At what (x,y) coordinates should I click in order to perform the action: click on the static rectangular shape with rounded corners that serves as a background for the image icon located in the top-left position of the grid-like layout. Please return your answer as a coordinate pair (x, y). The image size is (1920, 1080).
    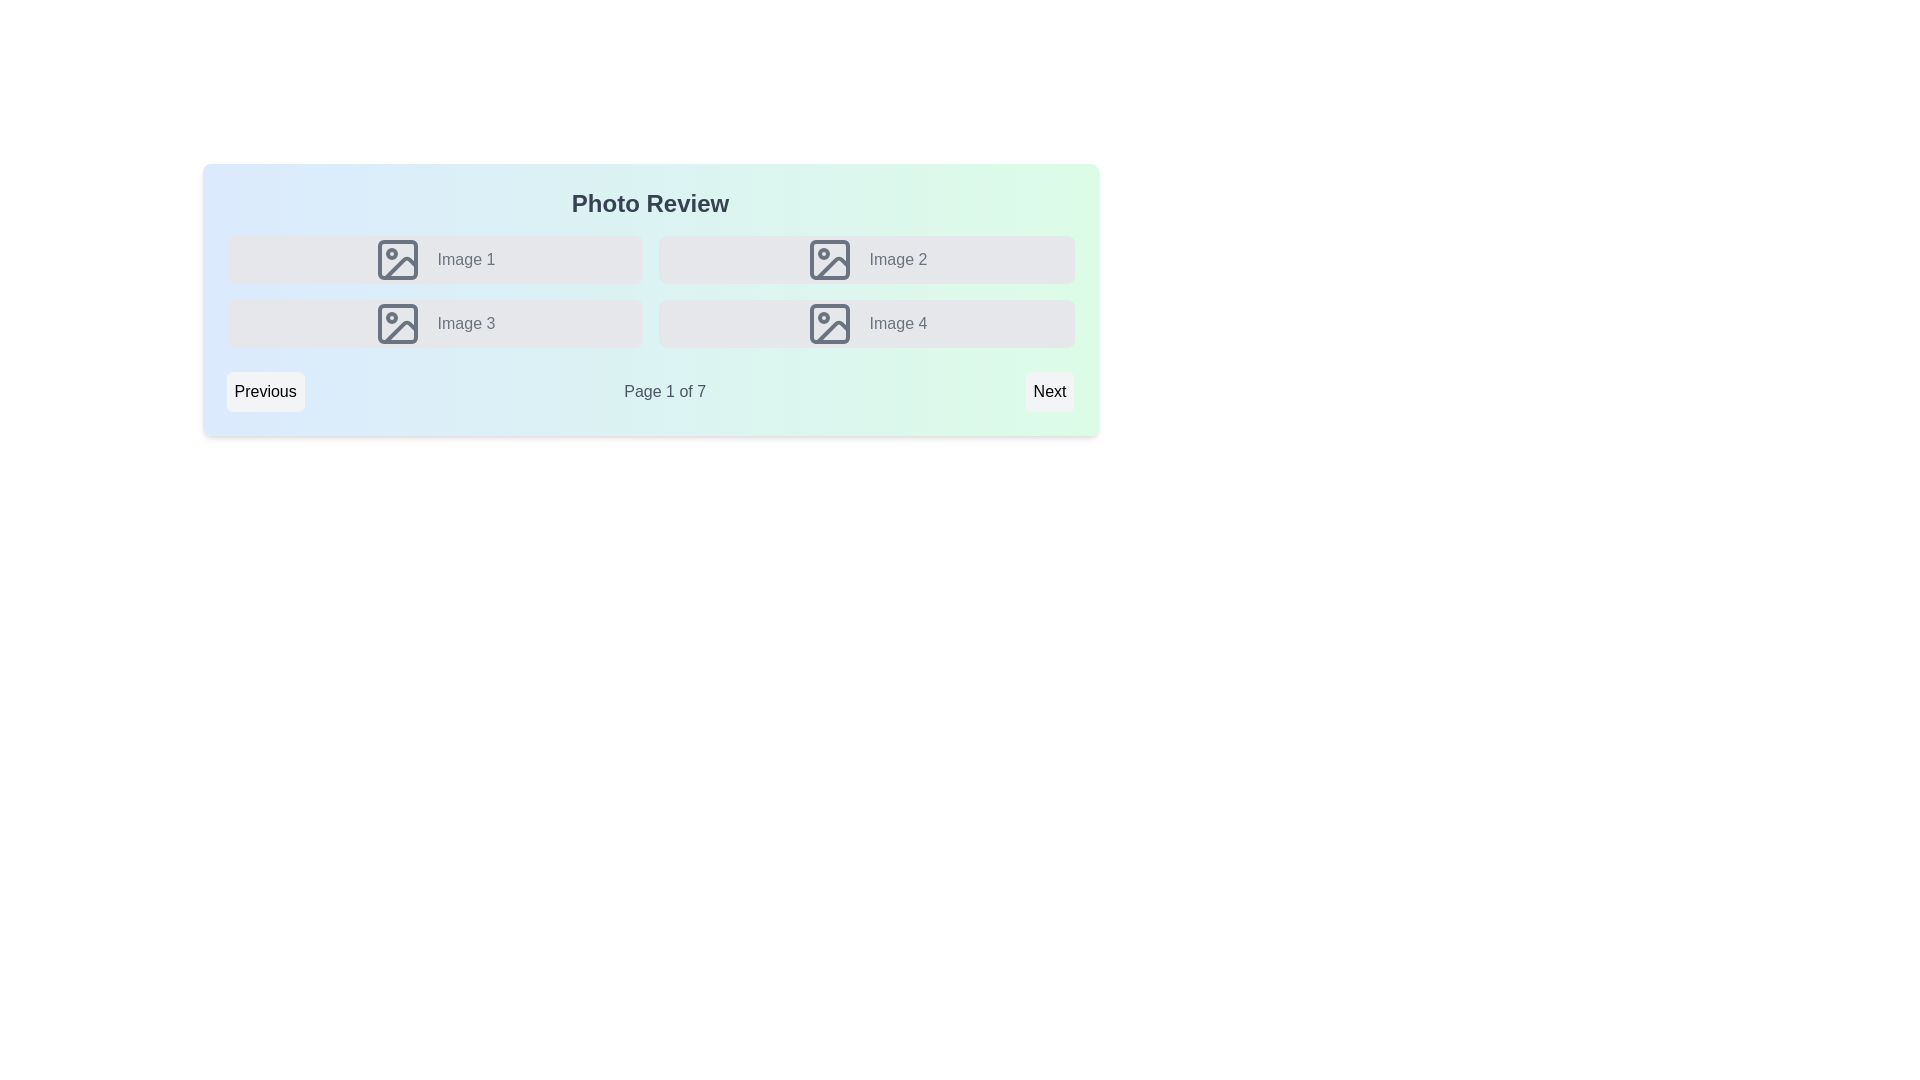
    Looking at the image, I should click on (397, 258).